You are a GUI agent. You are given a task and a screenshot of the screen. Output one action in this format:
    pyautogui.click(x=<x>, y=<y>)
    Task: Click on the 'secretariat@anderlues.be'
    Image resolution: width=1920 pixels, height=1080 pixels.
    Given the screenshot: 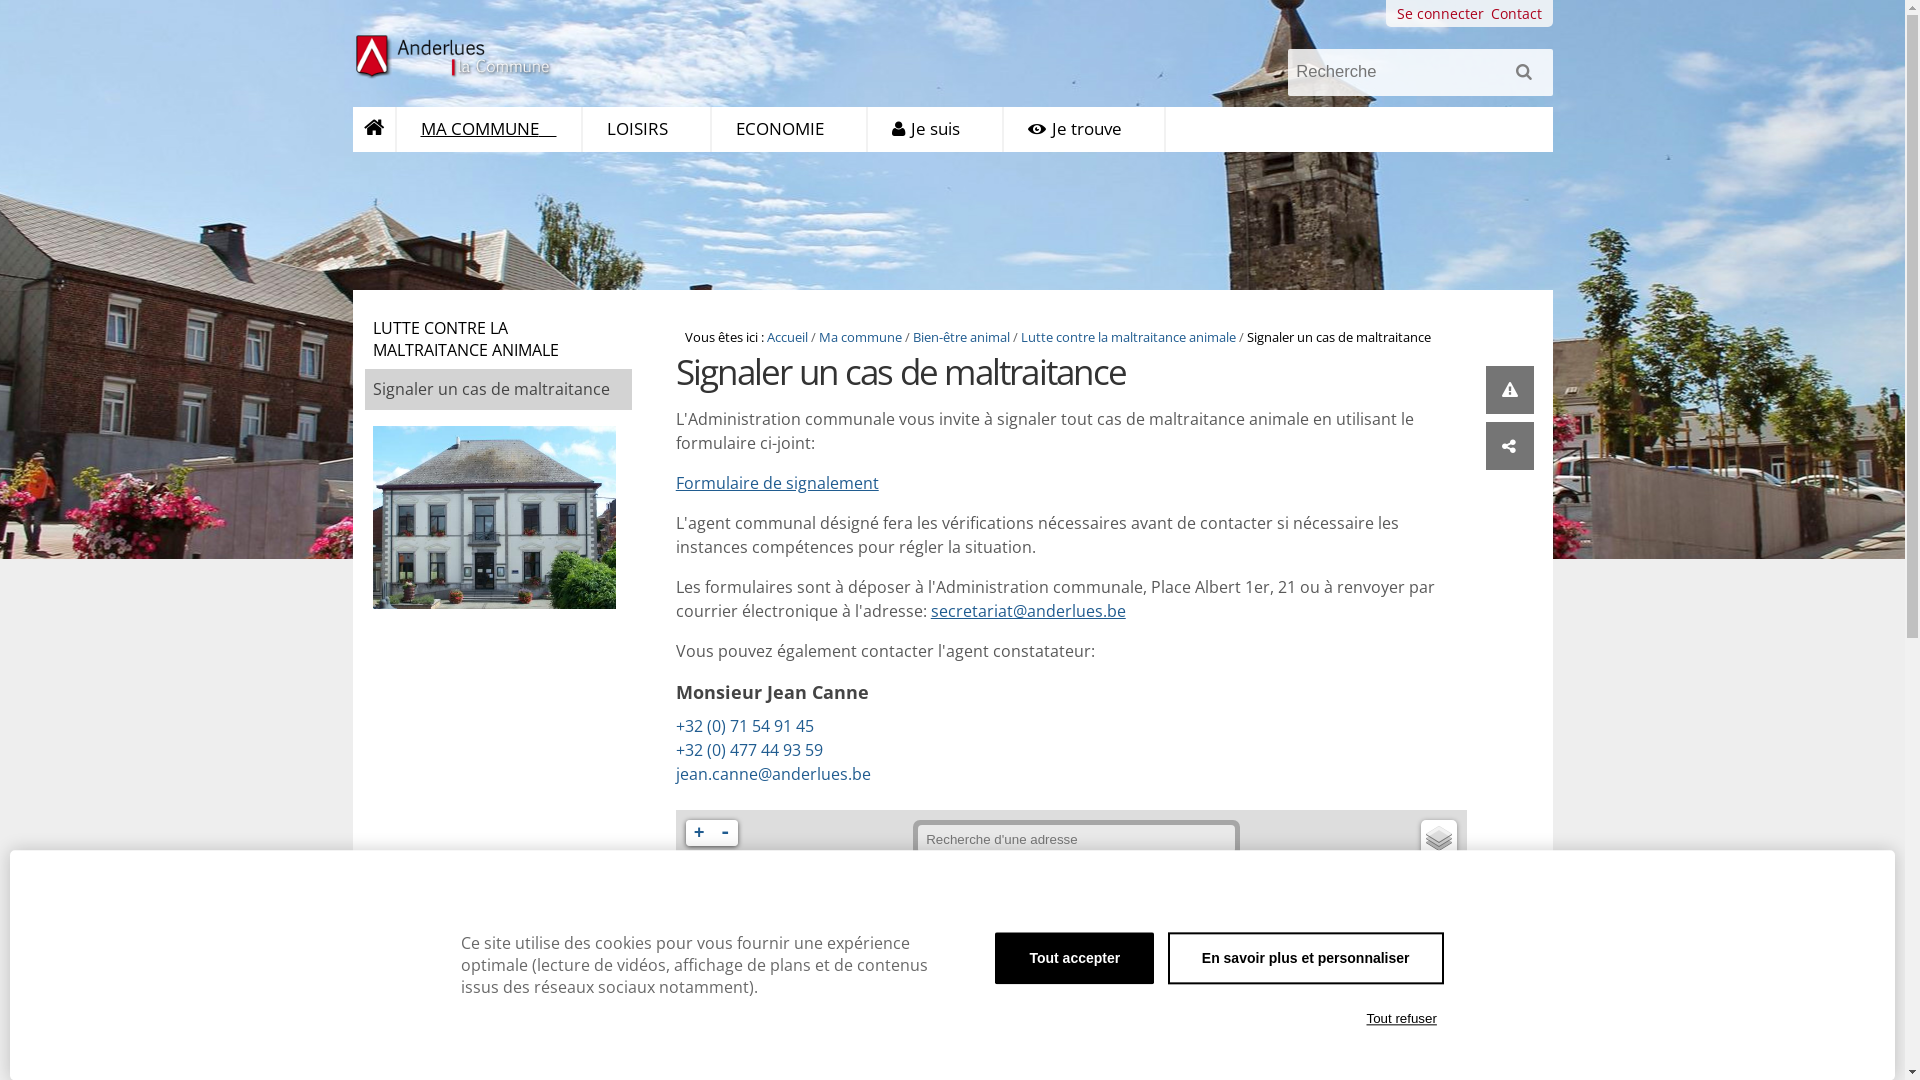 What is the action you would take?
    pyautogui.click(x=1028, y=609)
    